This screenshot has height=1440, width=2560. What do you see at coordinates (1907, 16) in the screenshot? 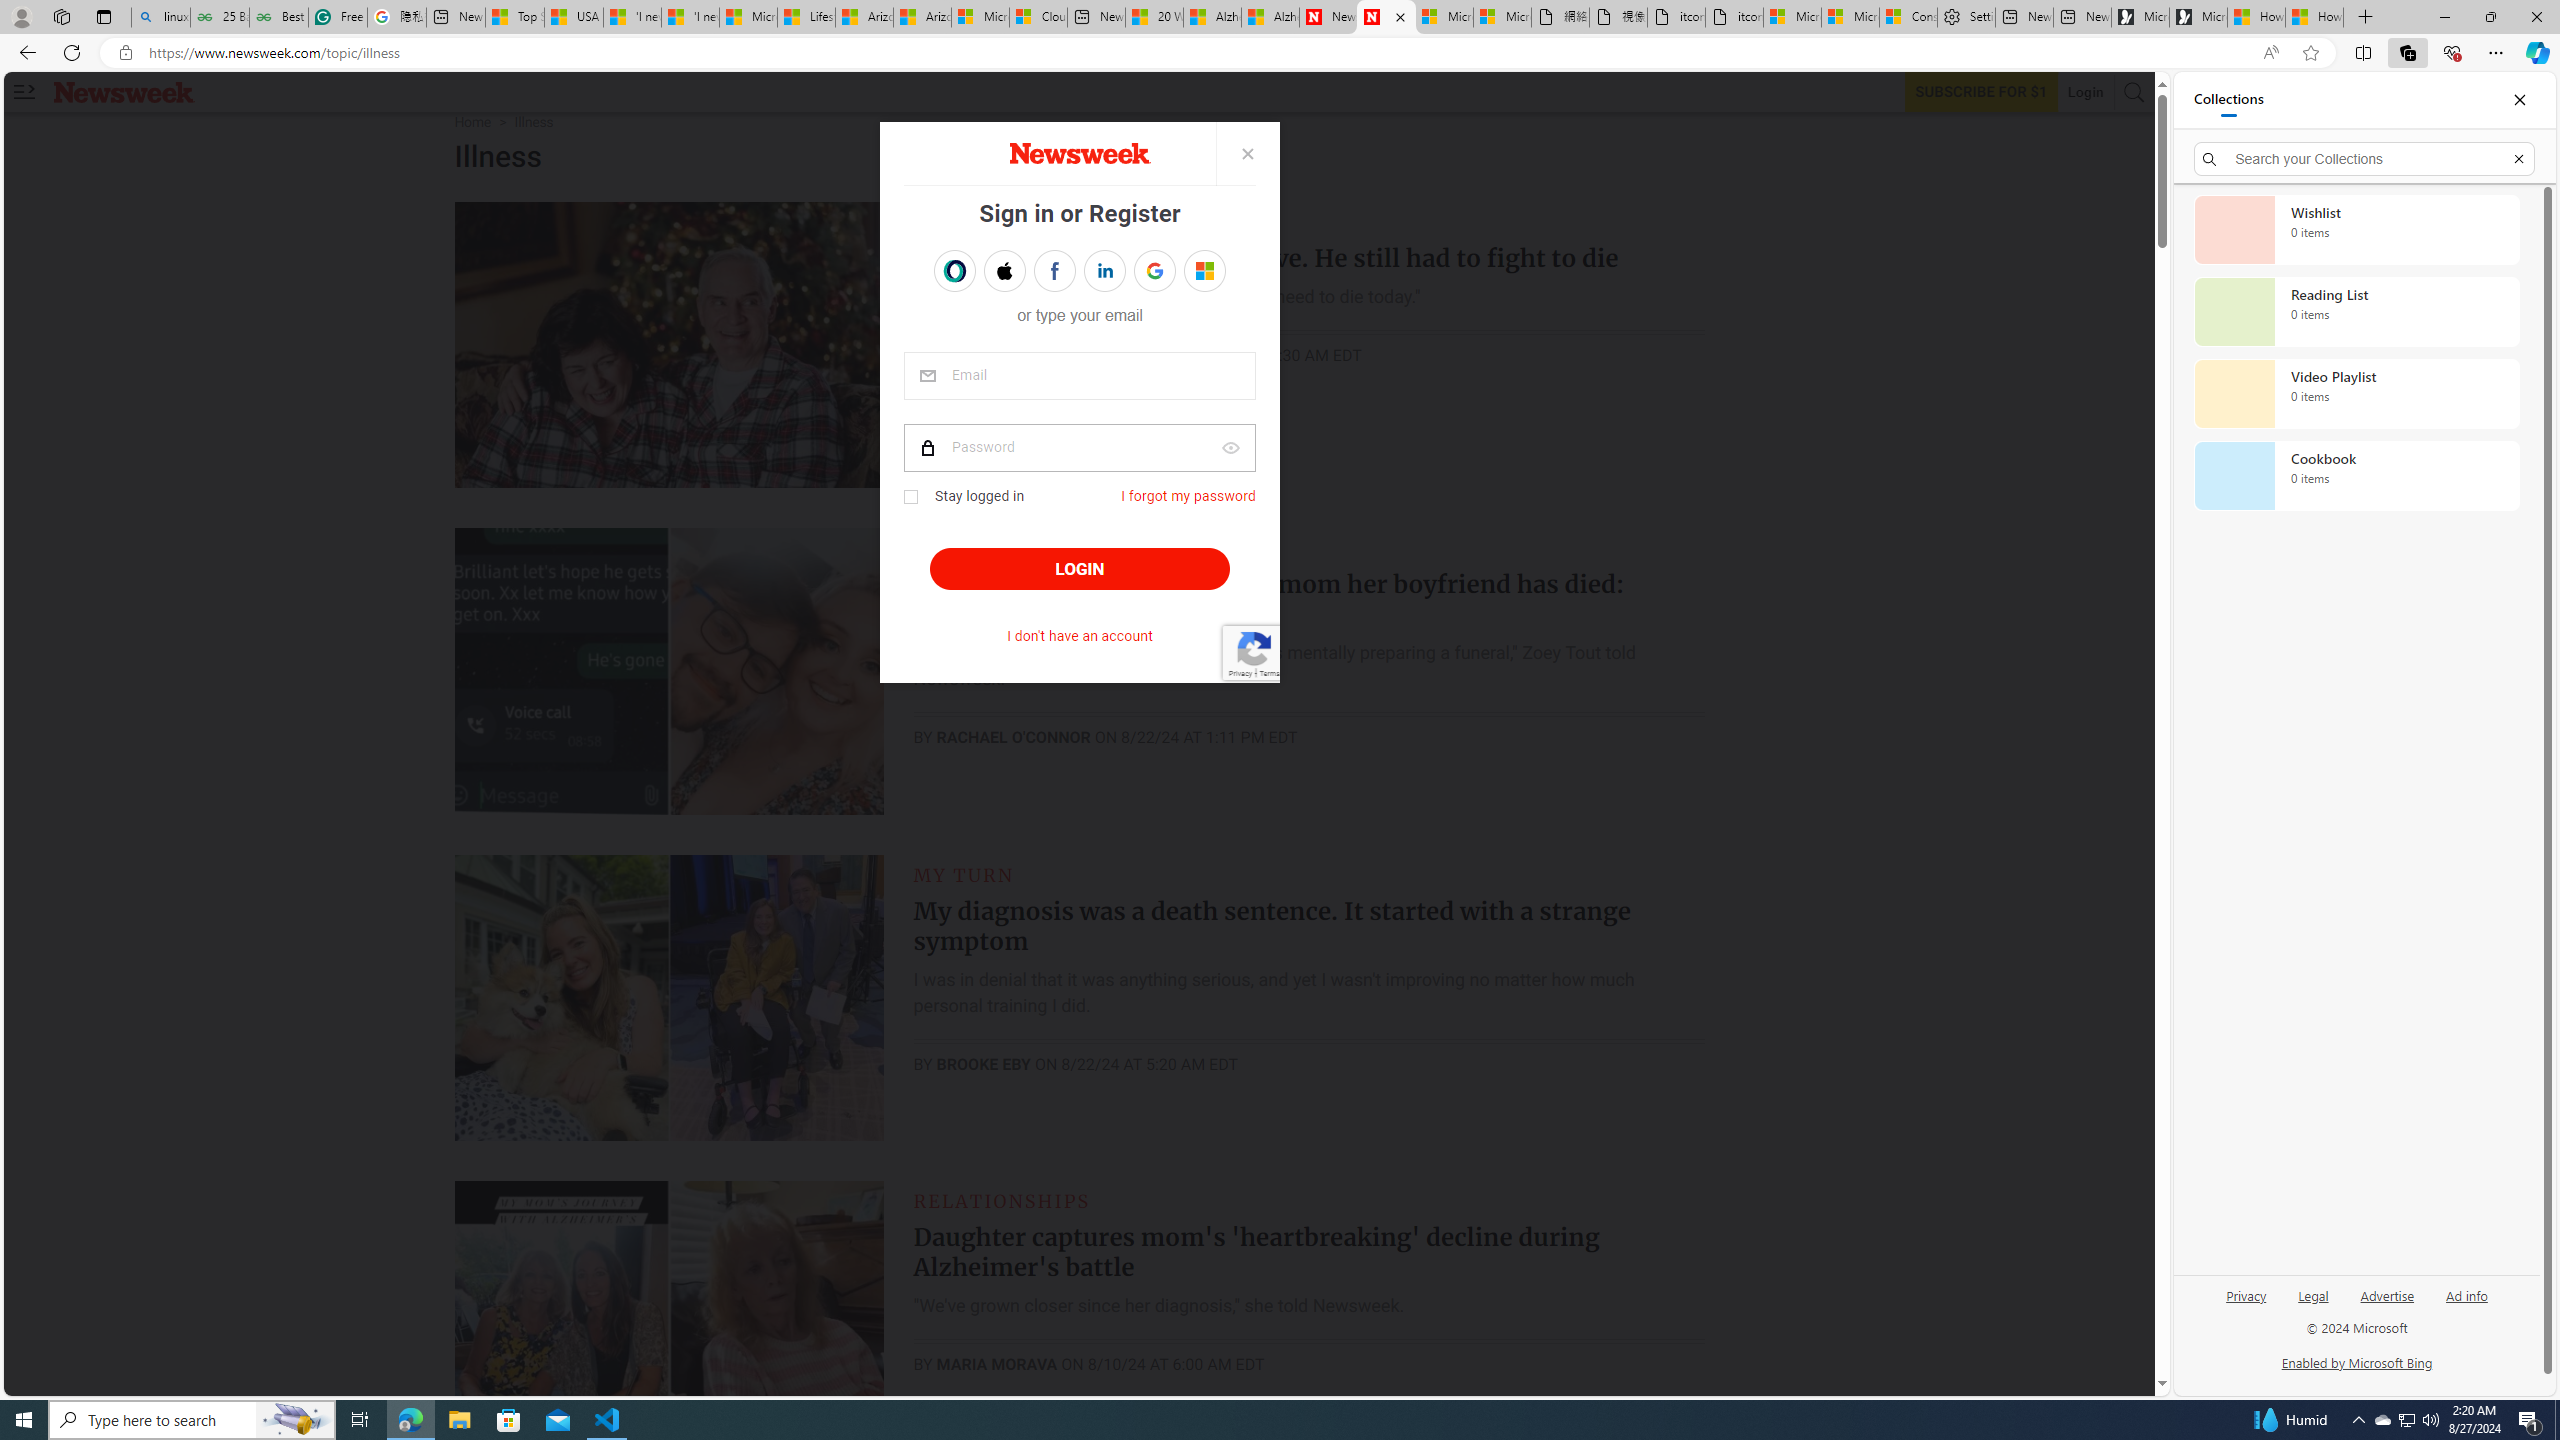
I see `'Consumer Health Data Privacy Policy'` at bounding box center [1907, 16].